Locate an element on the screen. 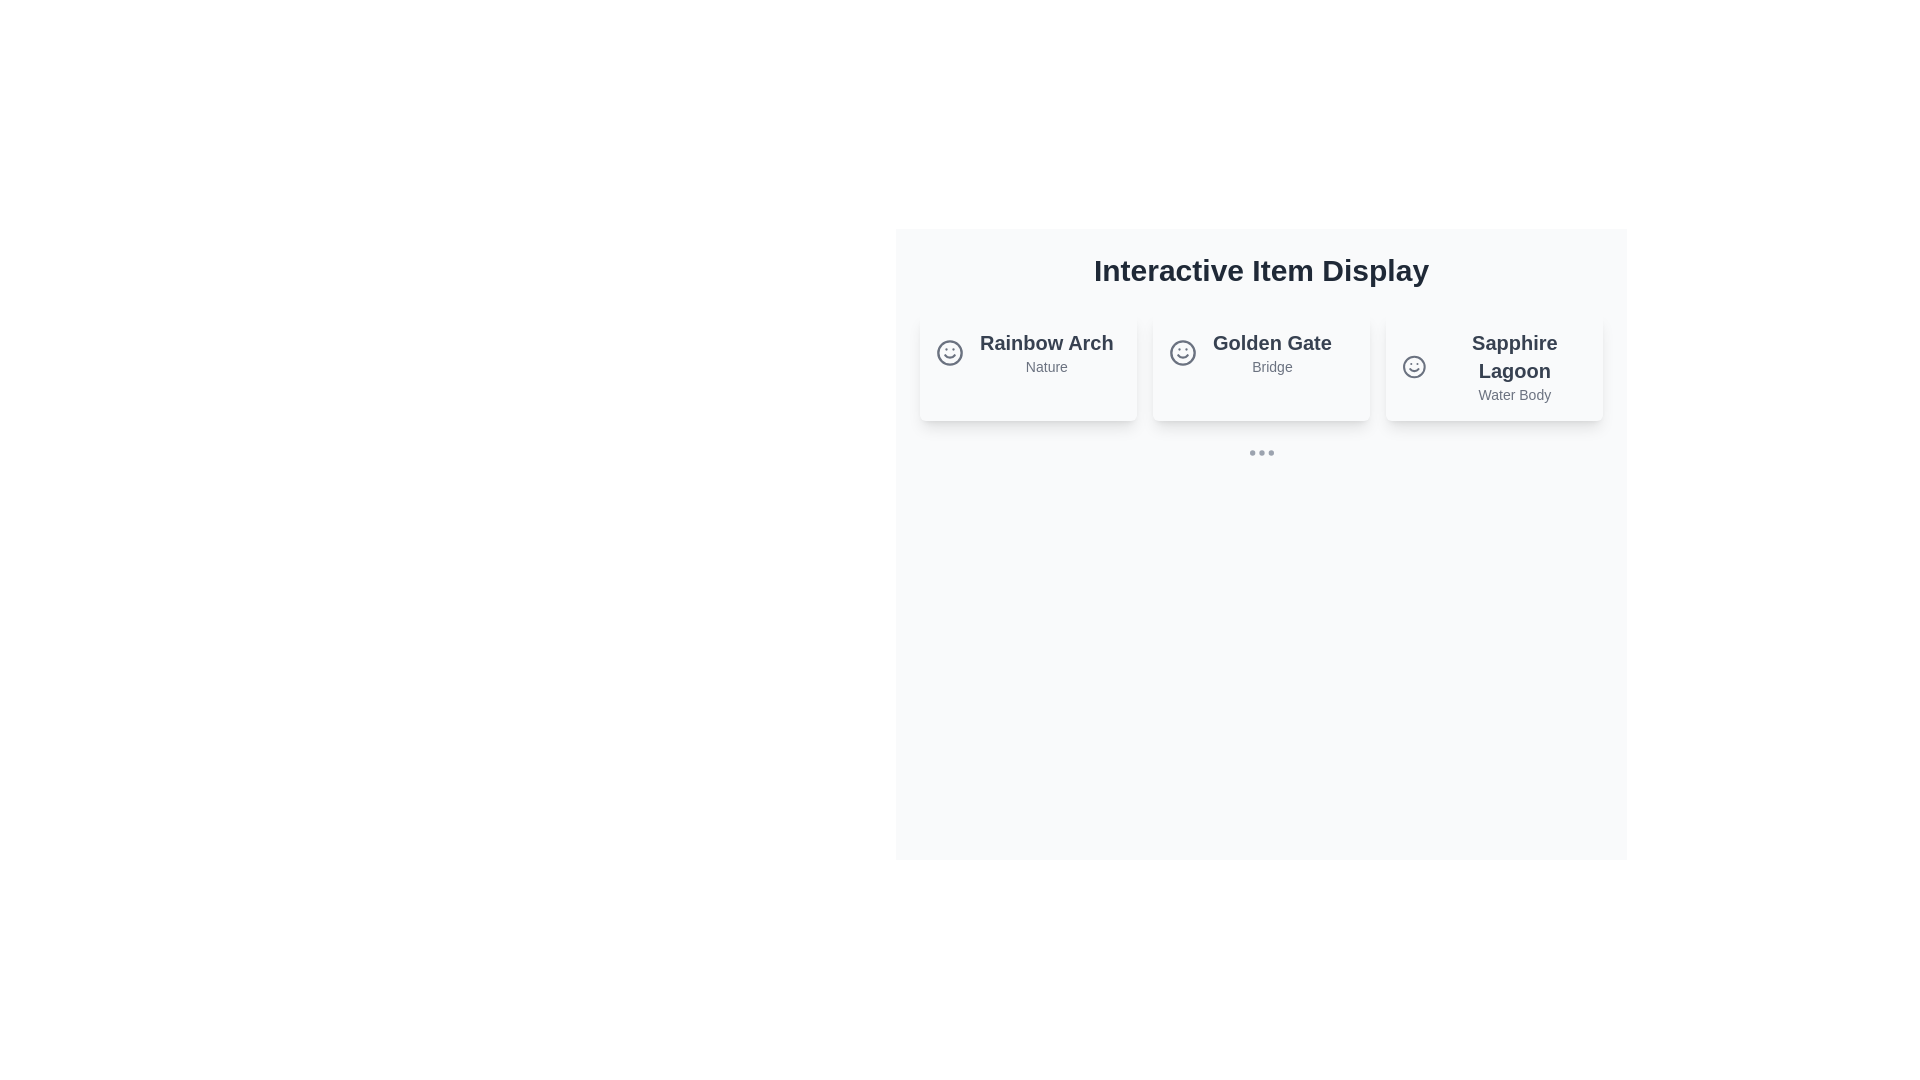 The width and height of the screenshot is (1920, 1080). the Interactive Card for 'Rainbow Arch' in the top-left position of the grid layout is located at coordinates (1028, 366).